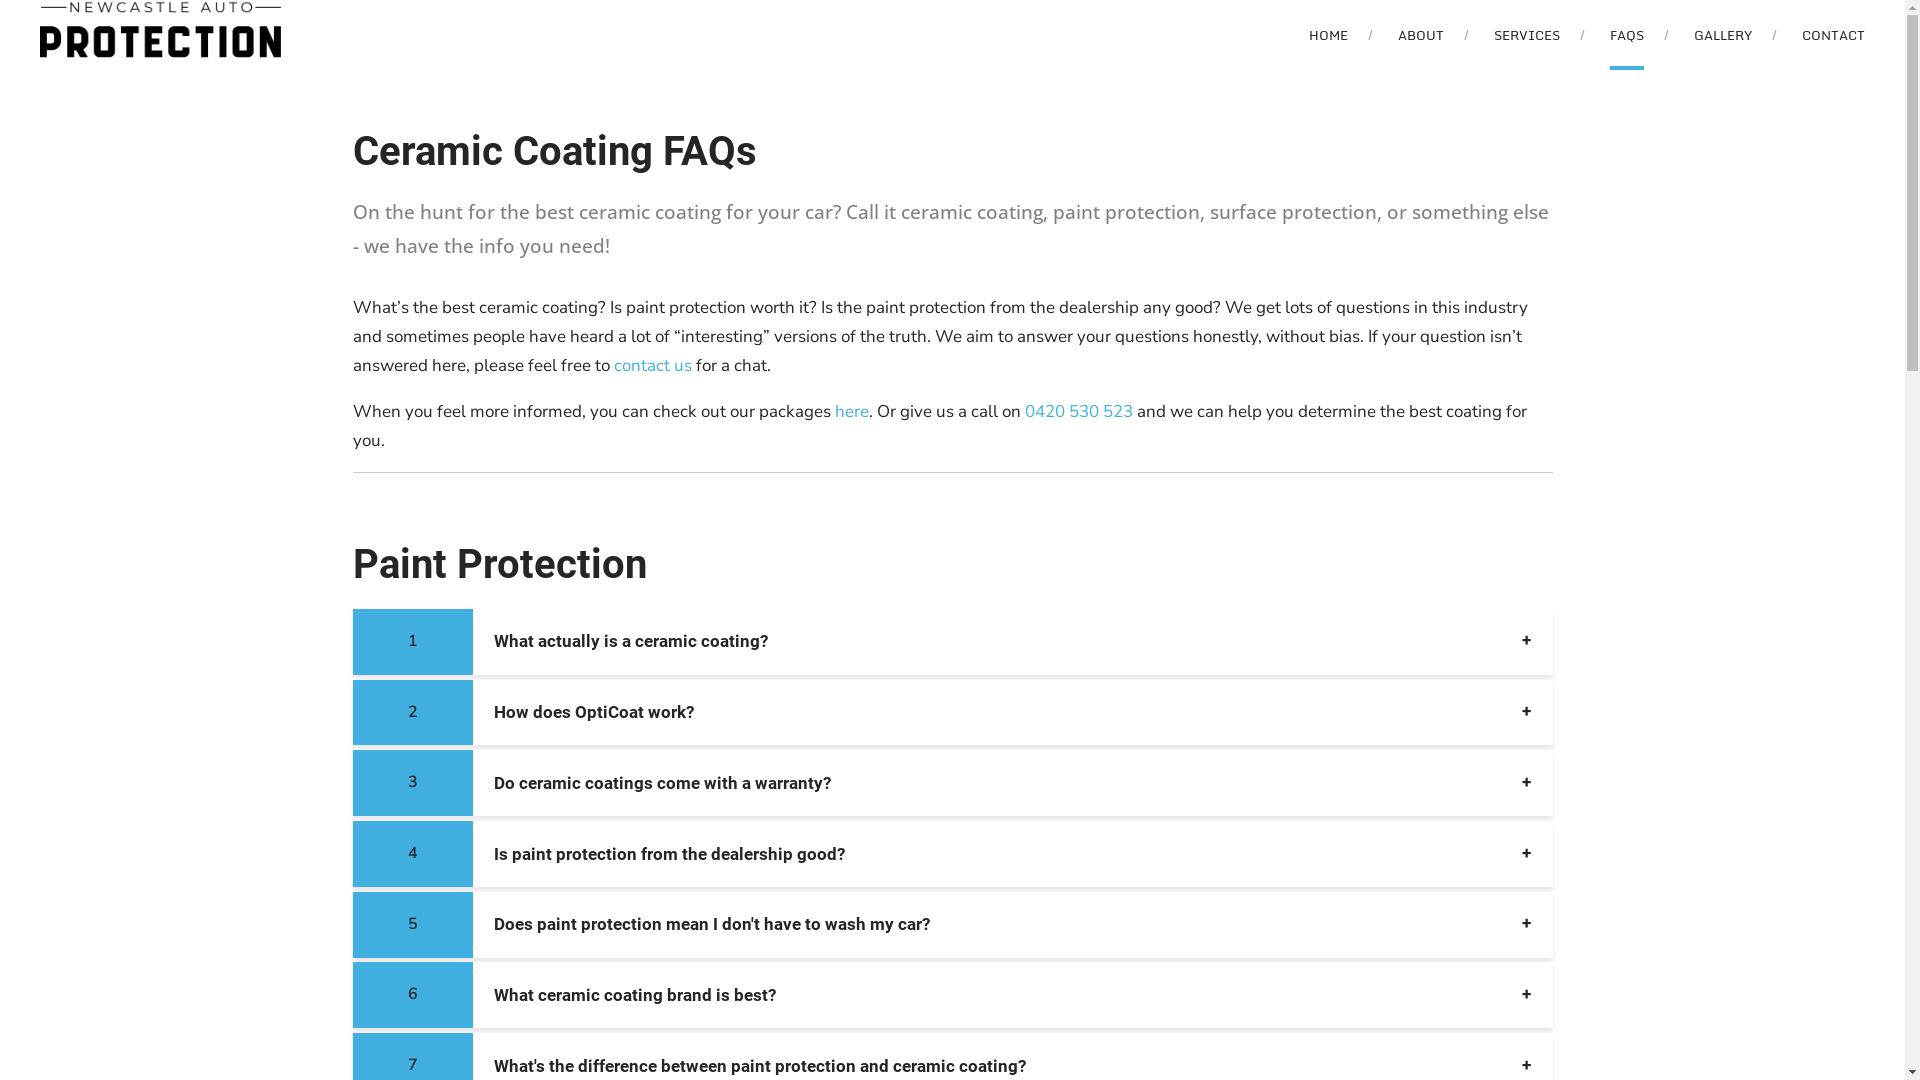 Image resolution: width=1920 pixels, height=1080 pixels. Describe the element at coordinates (1493, 34) in the screenshot. I see `'SERVICES'` at that location.